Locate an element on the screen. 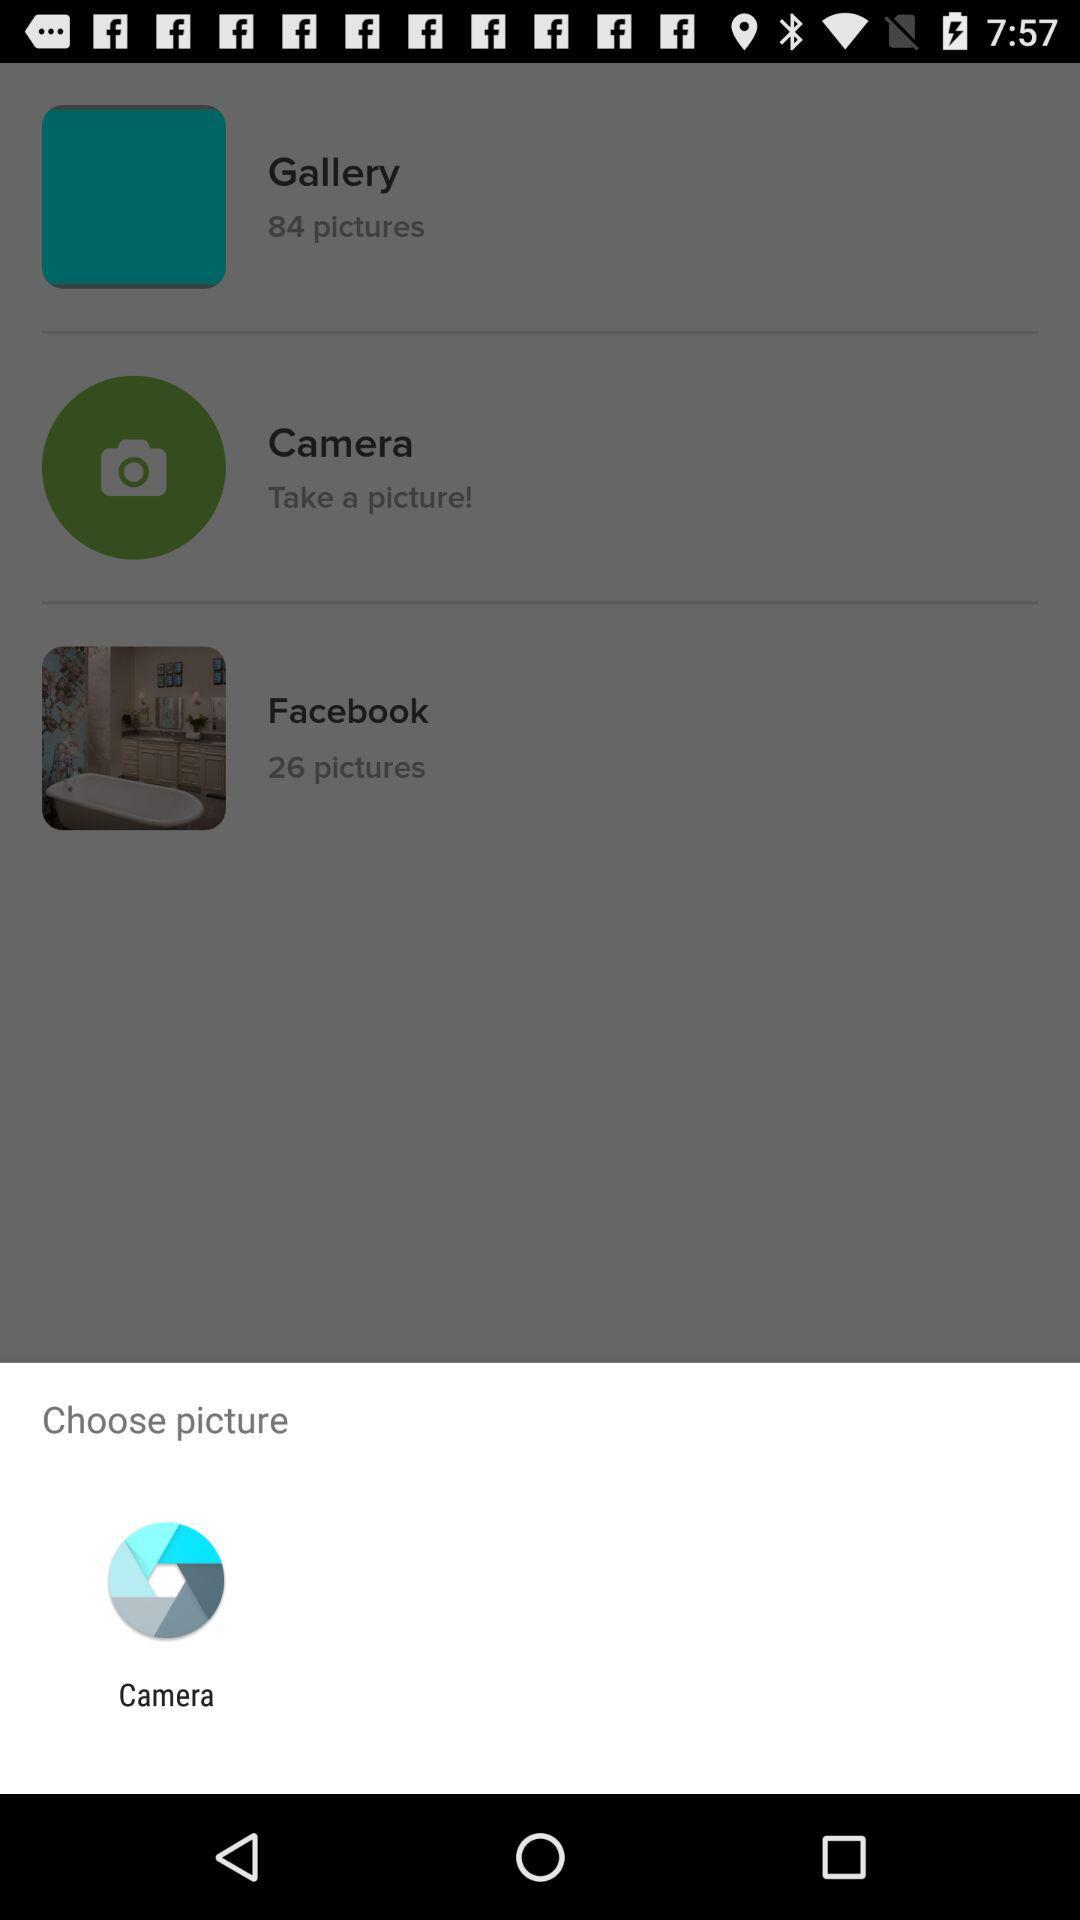  the camera icon is located at coordinates (165, 1711).